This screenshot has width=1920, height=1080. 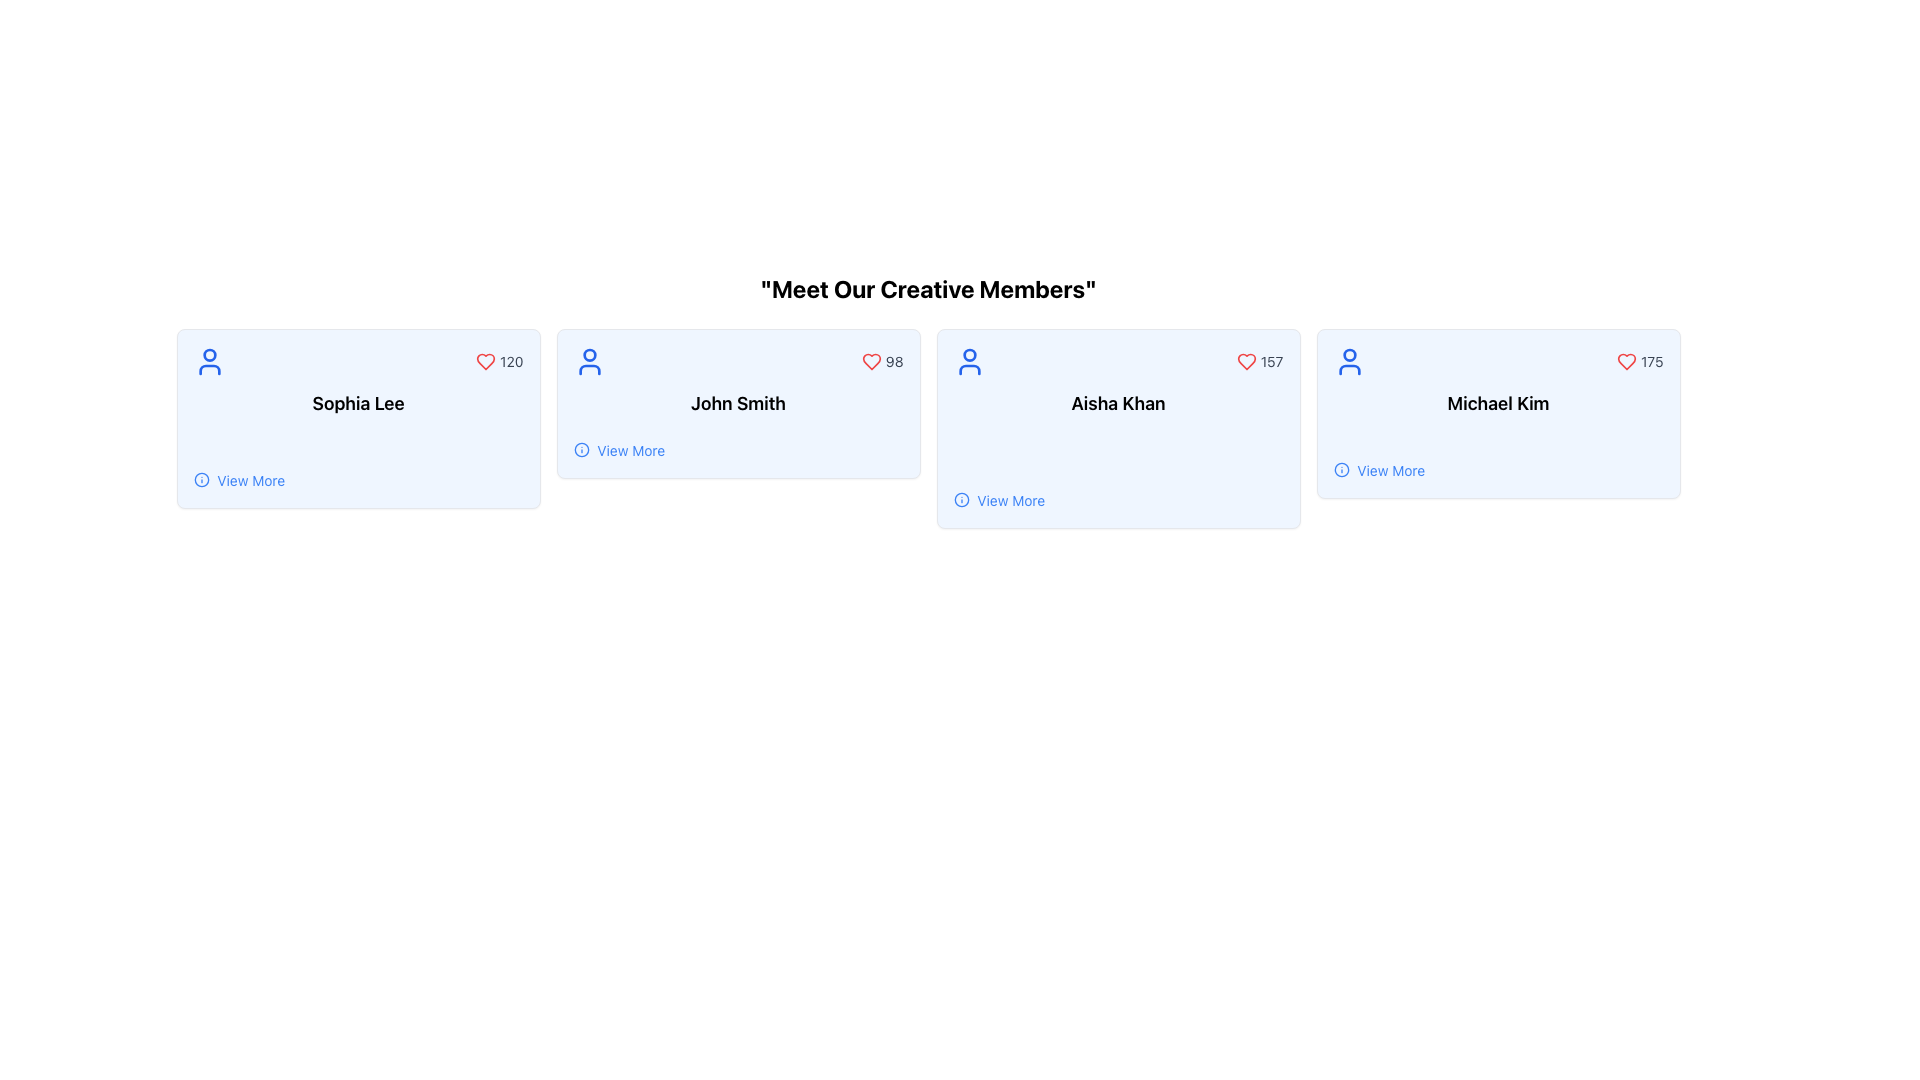 What do you see at coordinates (1349, 362) in the screenshot?
I see `the user profile icon located in the top-left corner of the card associated with 'Michael Kim' and '175'` at bounding box center [1349, 362].